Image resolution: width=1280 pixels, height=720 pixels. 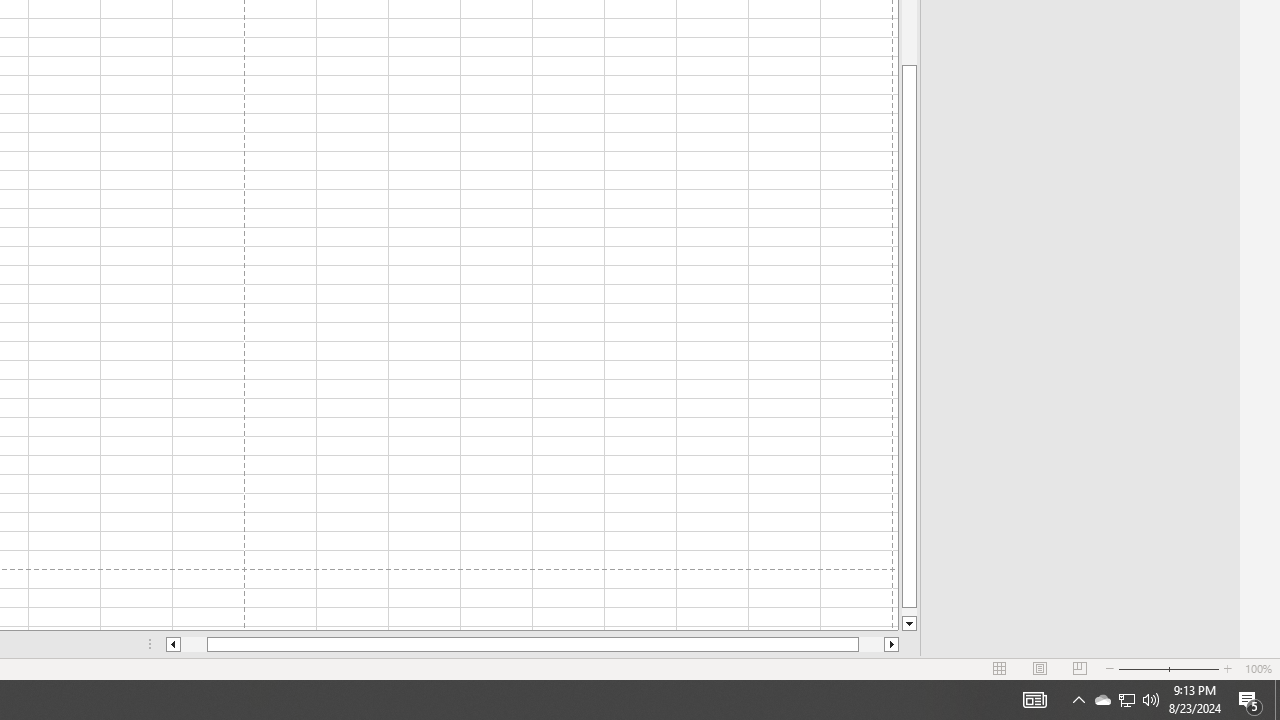 What do you see at coordinates (908, 623) in the screenshot?
I see `'Line down'` at bounding box center [908, 623].